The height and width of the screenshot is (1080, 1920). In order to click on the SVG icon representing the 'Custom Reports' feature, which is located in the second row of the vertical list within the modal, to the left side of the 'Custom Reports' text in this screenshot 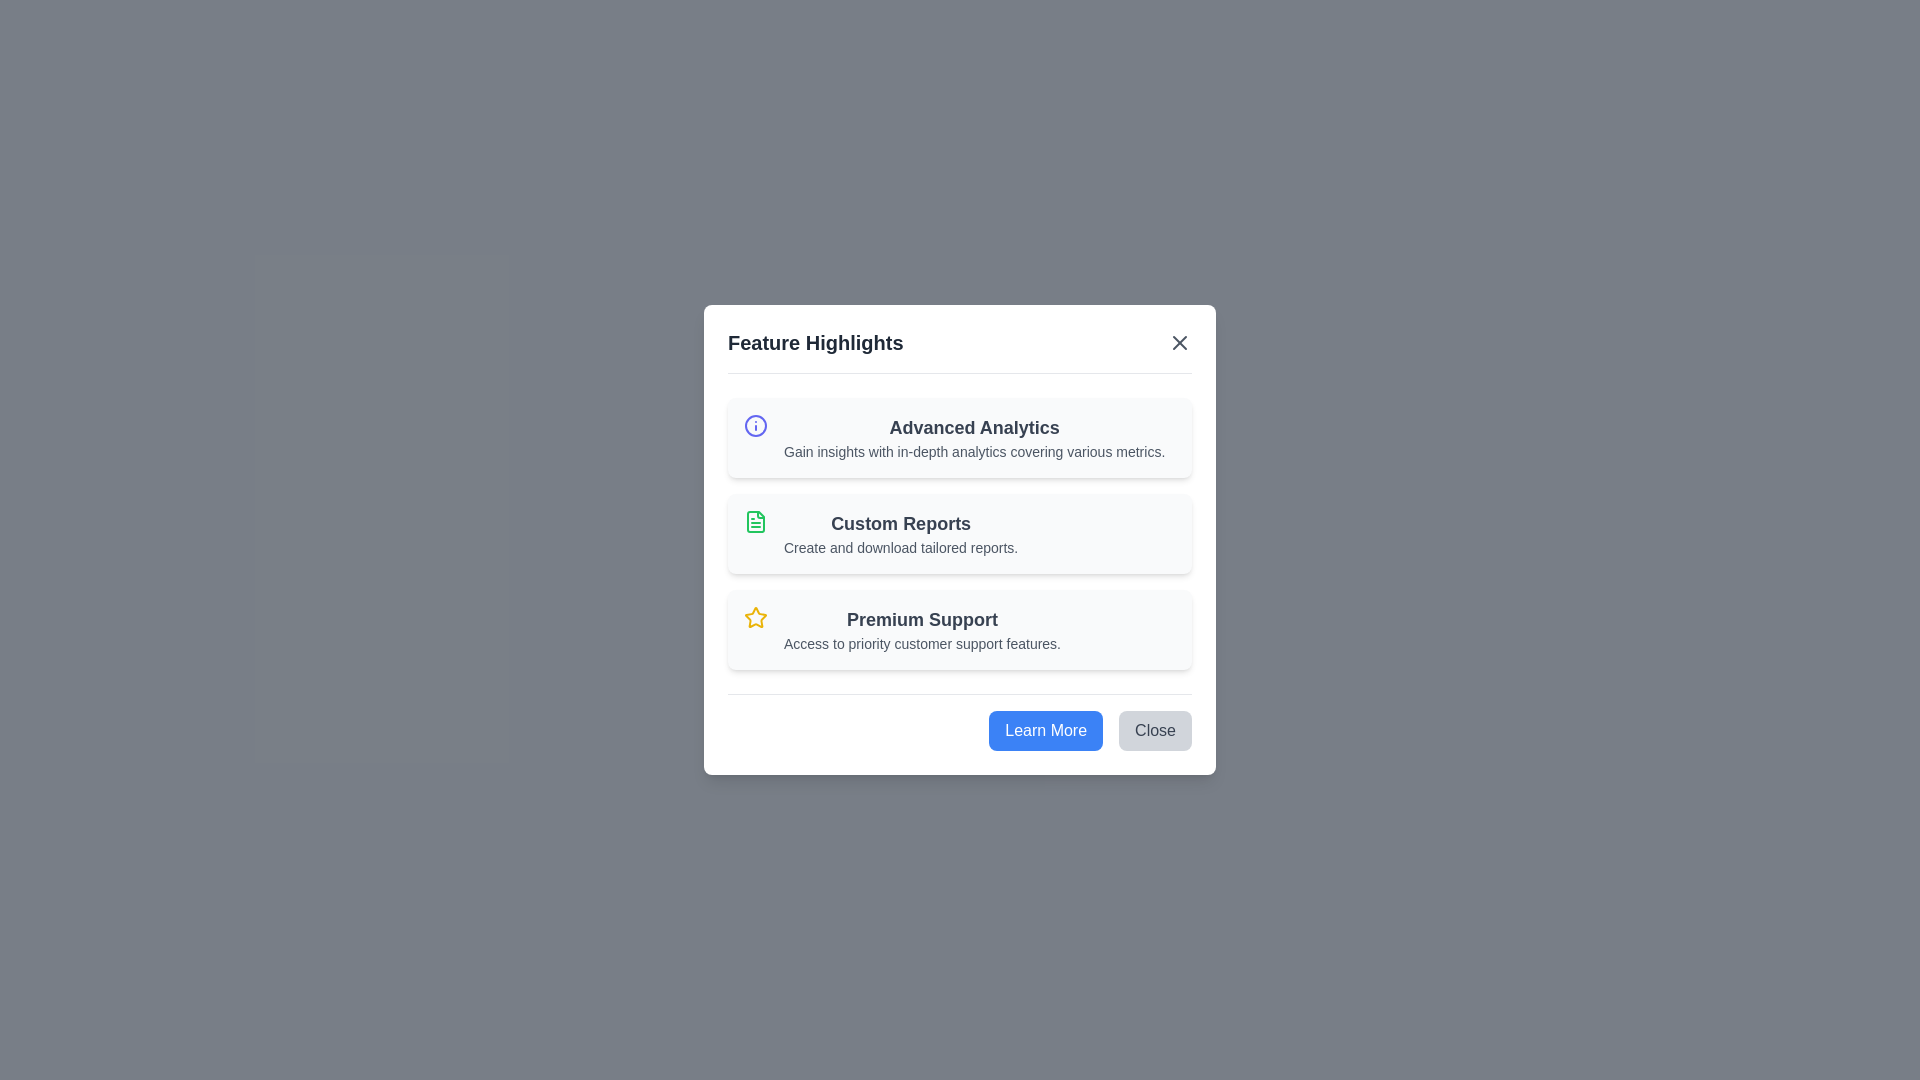, I will do `click(754, 520)`.